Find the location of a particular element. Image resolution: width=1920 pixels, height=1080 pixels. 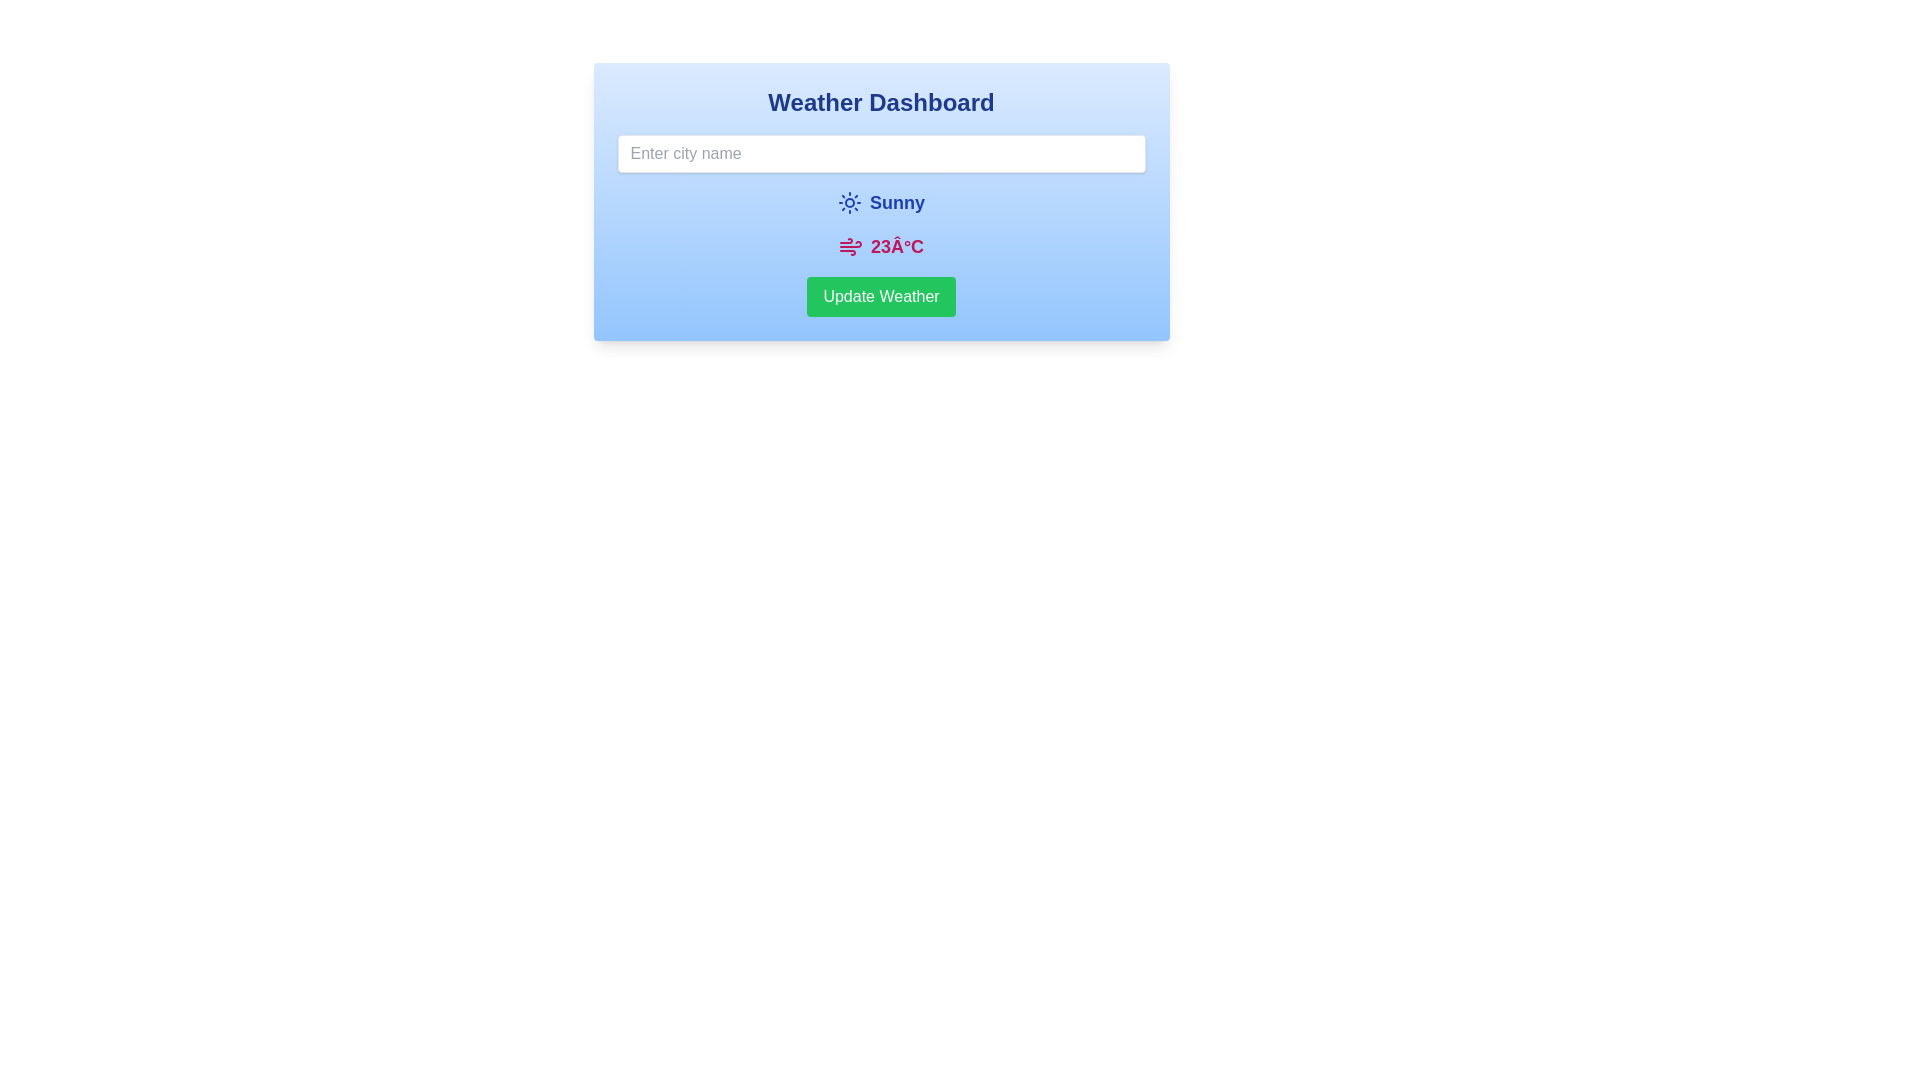

the sunny weather icon located to the left of the text 'Sunny' in the Weather Dashboard section is located at coordinates (849, 203).